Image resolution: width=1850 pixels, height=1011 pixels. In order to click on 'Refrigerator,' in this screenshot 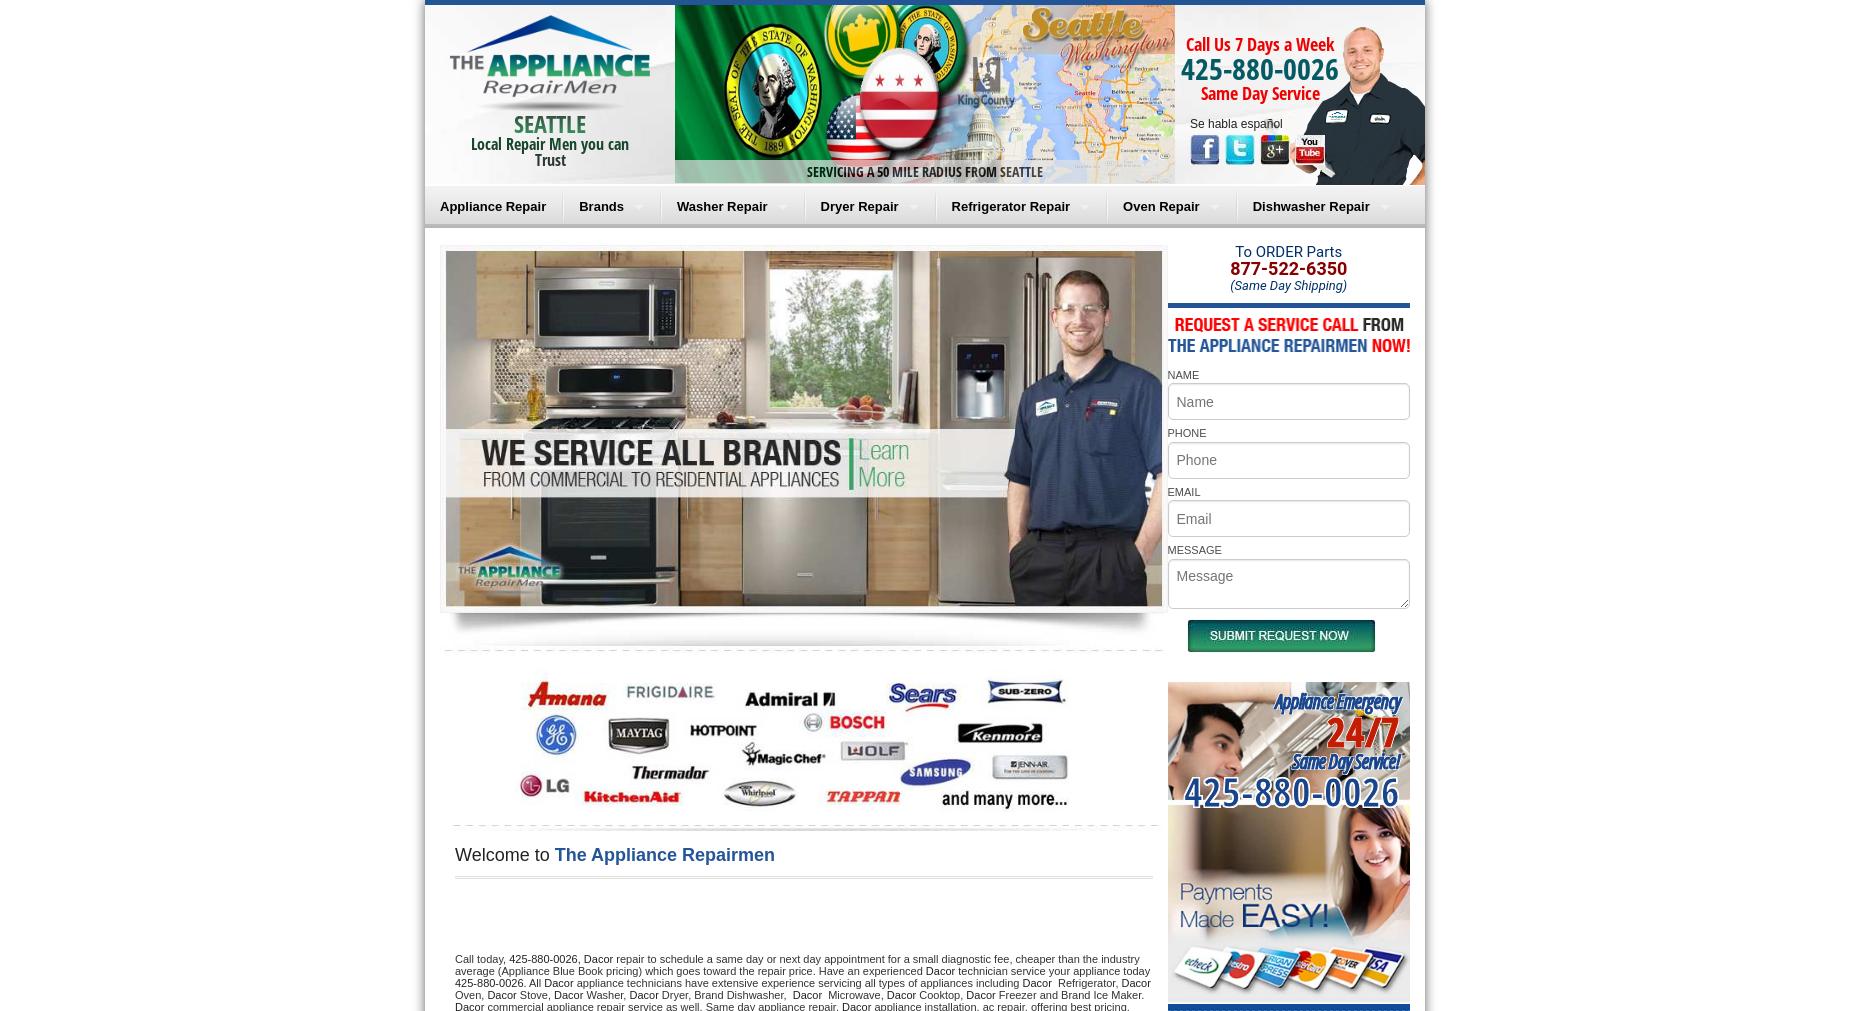, I will do `click(1086, 981)`.